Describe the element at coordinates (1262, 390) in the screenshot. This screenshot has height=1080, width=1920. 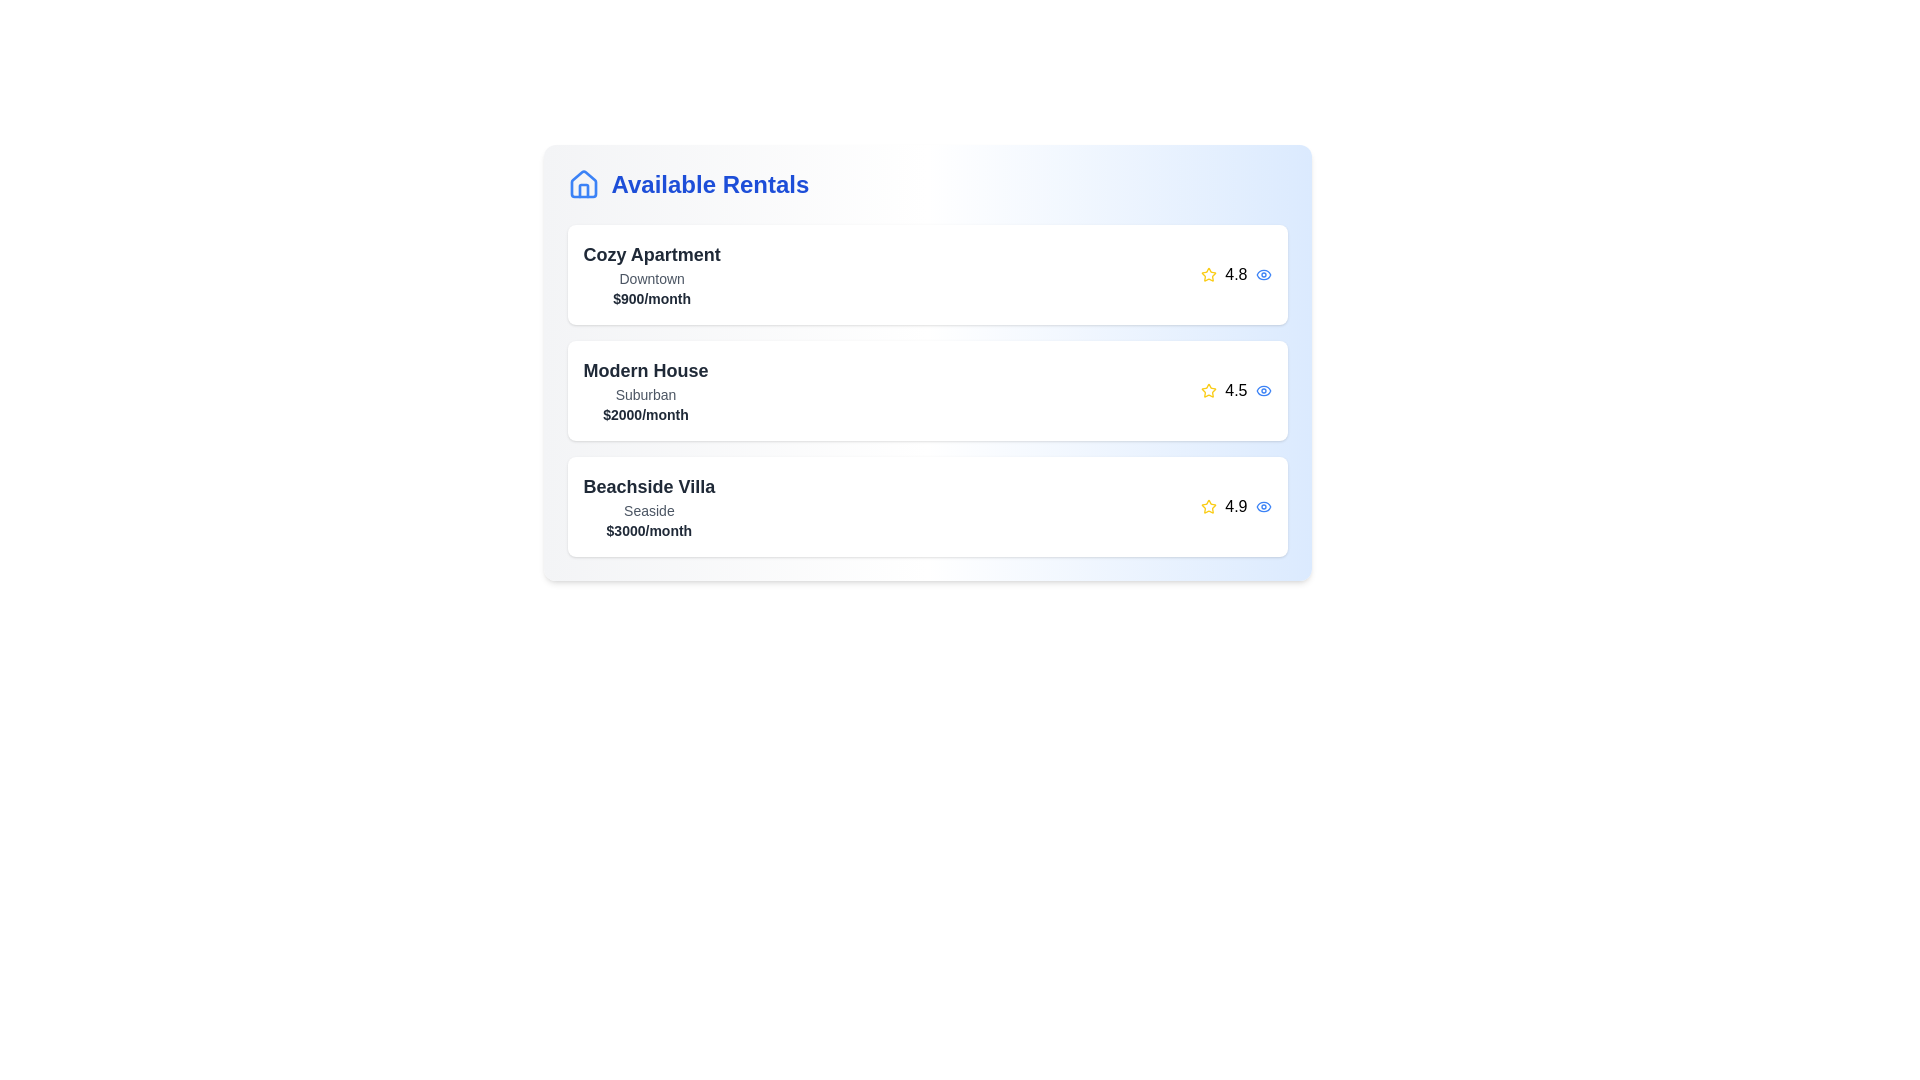
I see `the eye icon for the rental listing corresponding to Modern House` at that location.